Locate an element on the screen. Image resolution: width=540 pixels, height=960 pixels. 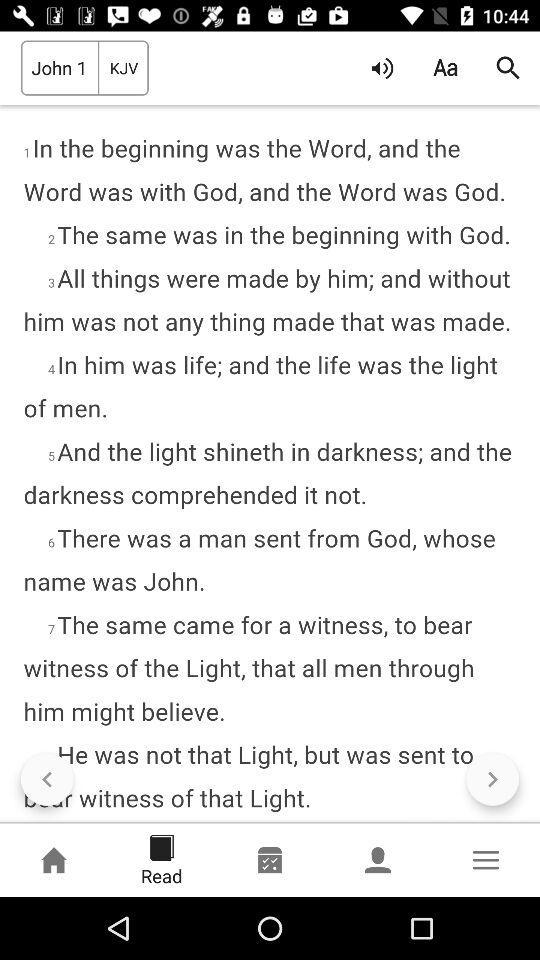
the arrow_forward icon is located at coordinates (491, 778).